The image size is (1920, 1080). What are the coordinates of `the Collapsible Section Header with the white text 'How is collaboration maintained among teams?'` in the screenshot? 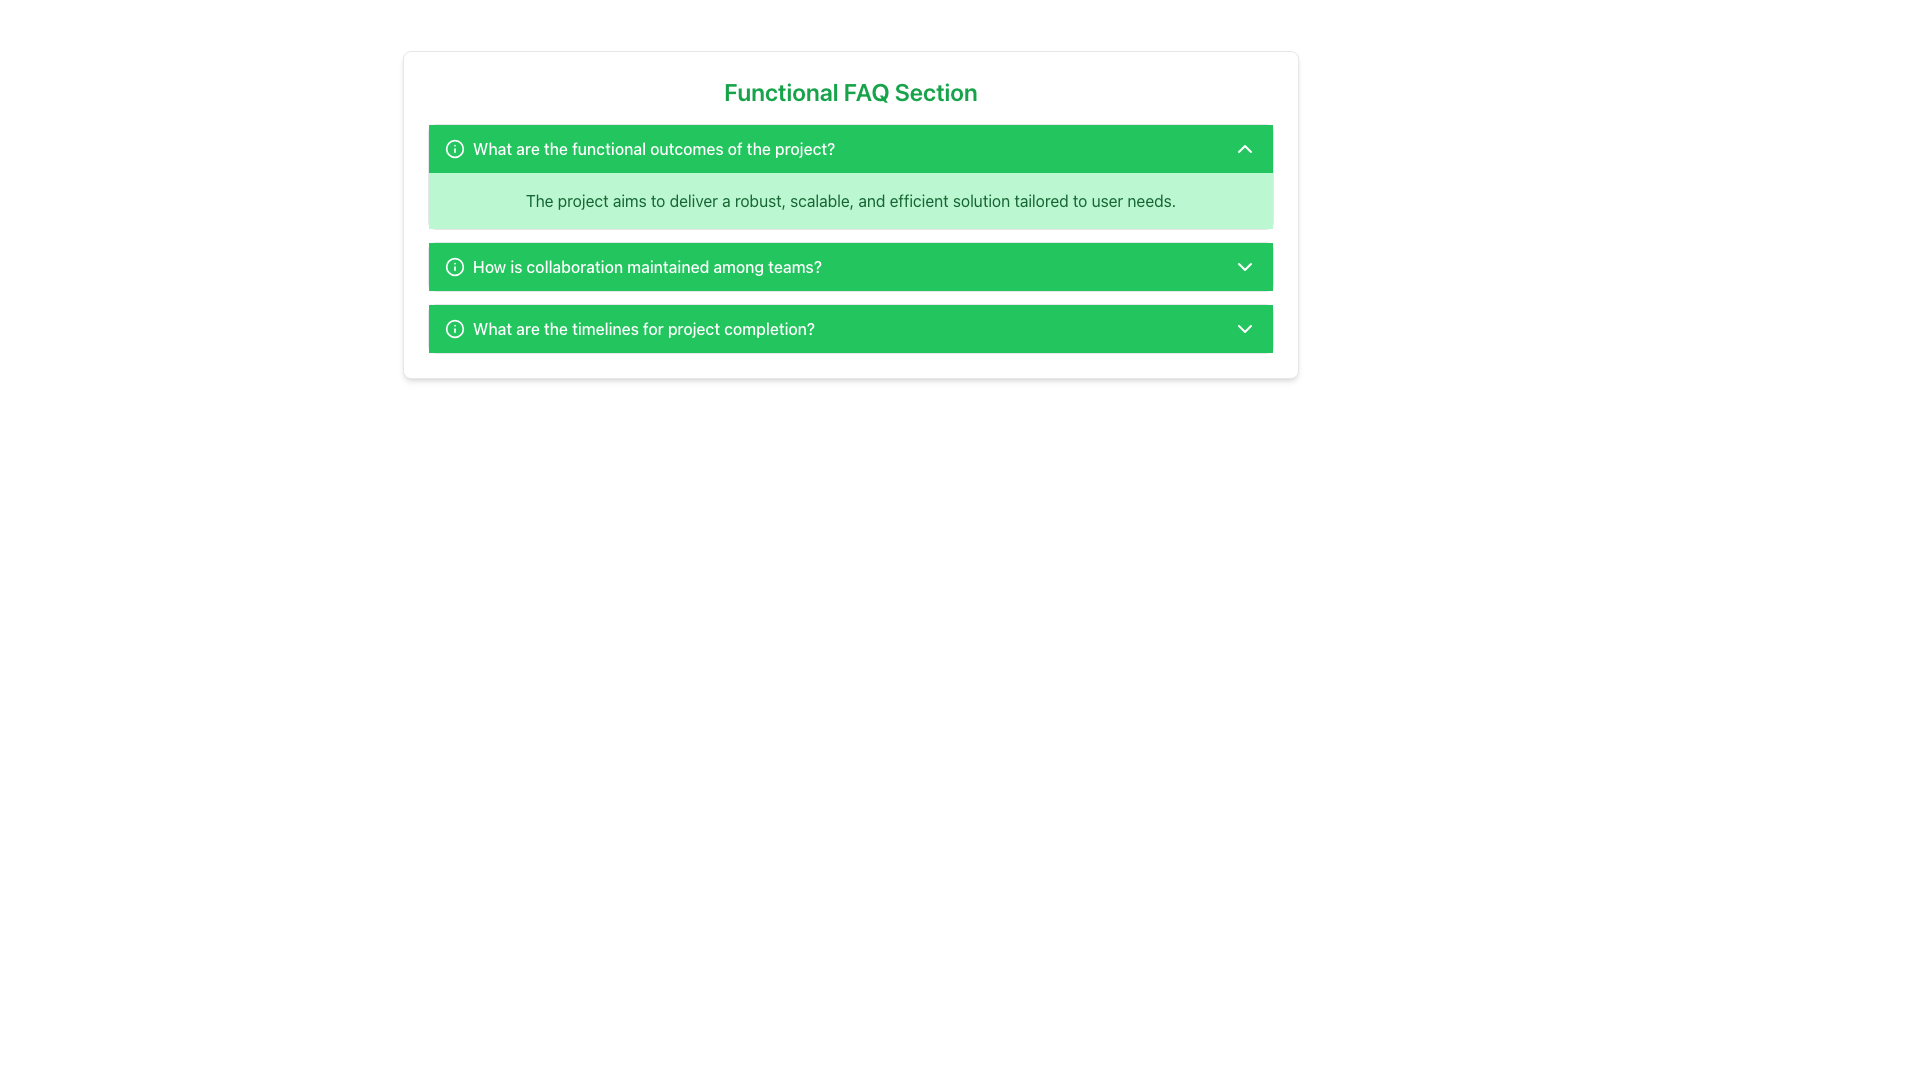 It's located at (850, 265).